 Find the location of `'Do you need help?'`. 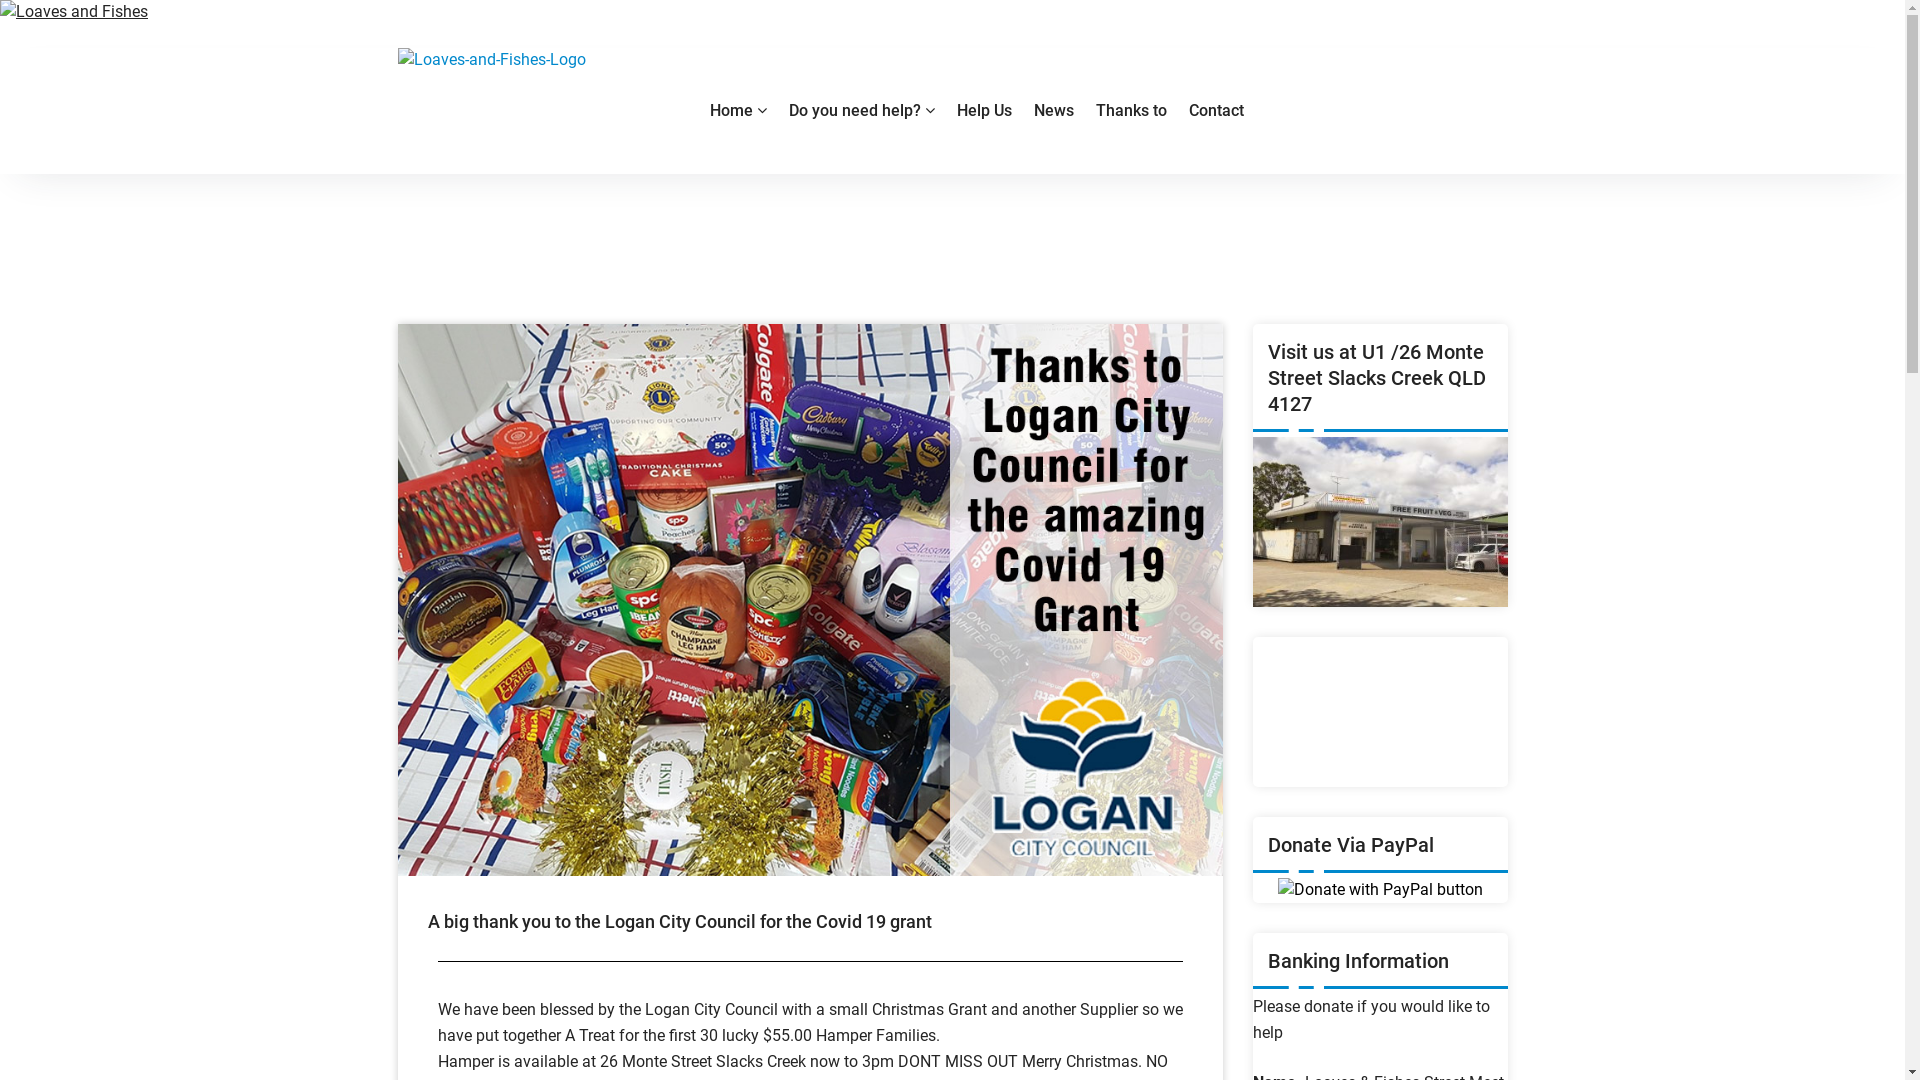

'Do you need help?' is located at coordinates (862, 111).